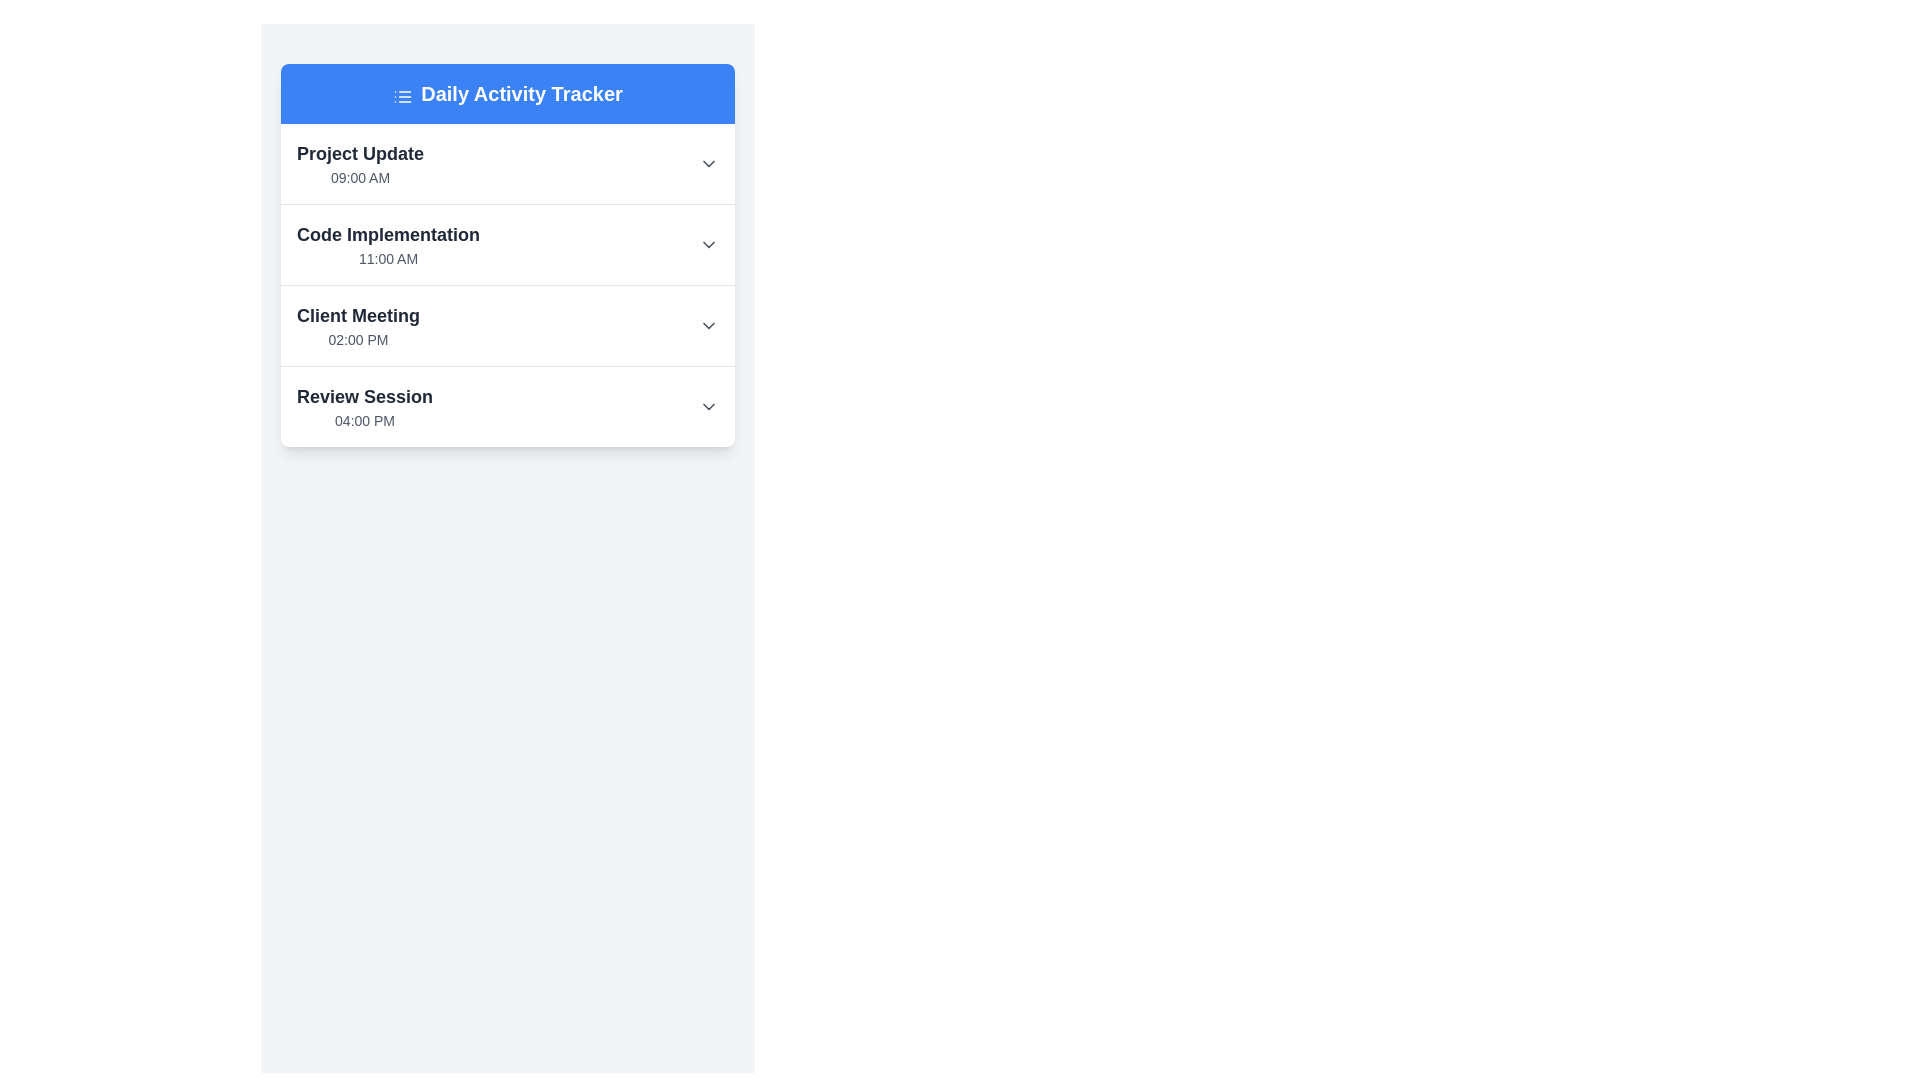 The image size is (1920, 1080). What do you see at coordinates (360, 153) in the screenshot?
I see `the Text label that serves as a title or heading for the content below it, located in the topmost section of the vertically stacked list layout, above the text '09:00 AM'` at bounding box center [360, 153].